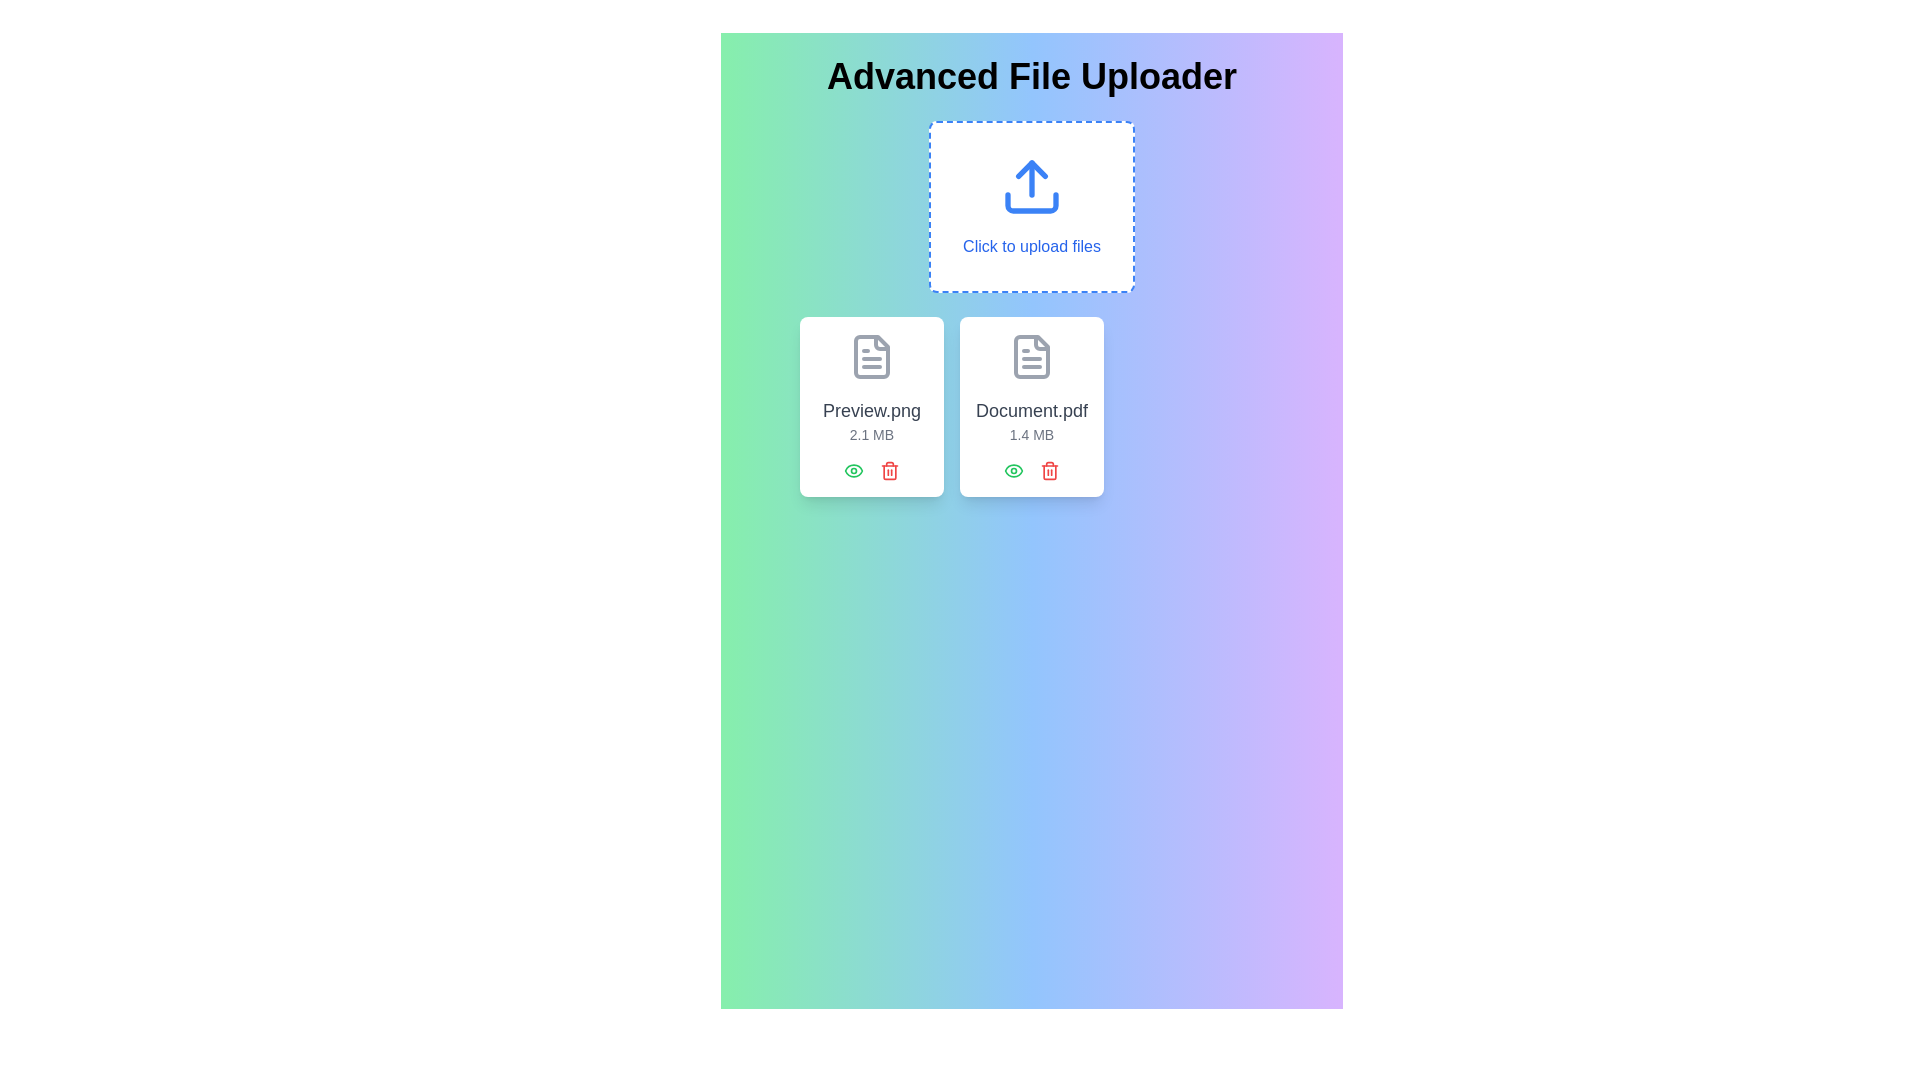  What do you see at coordinates (1032, 207) in the screenshot?
I see `the Interactive click area for file selection located centrally underneath the title 'Advanced File Uploader' by moving the cursor to its center point` at bounding box center [1032, 207].